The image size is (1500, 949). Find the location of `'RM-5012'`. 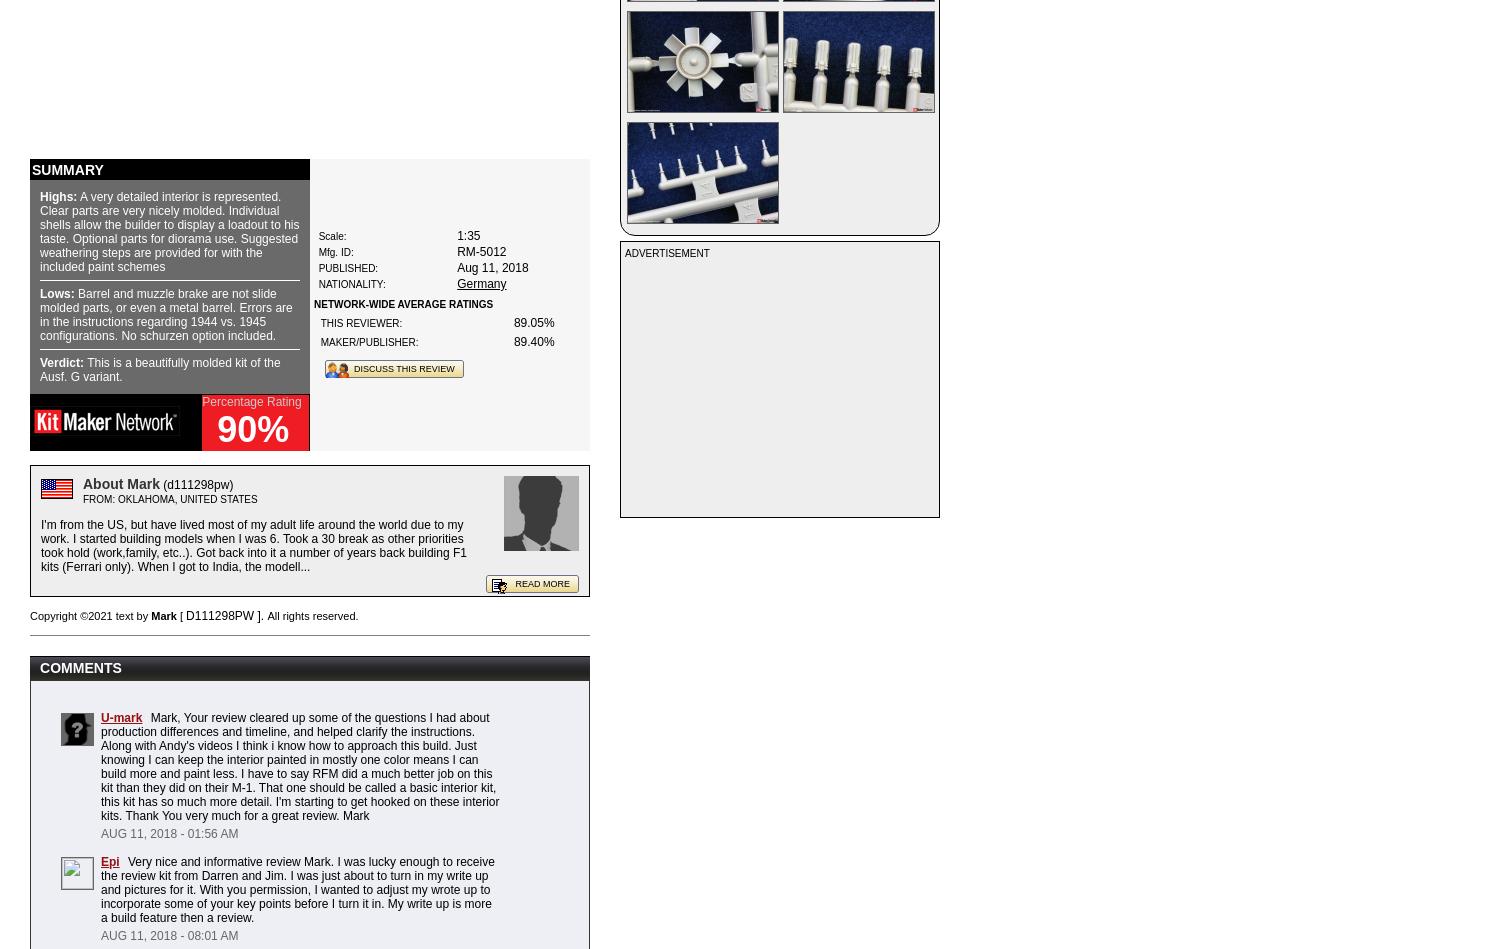

'RM-5012' is located at coordinates (480, 250).